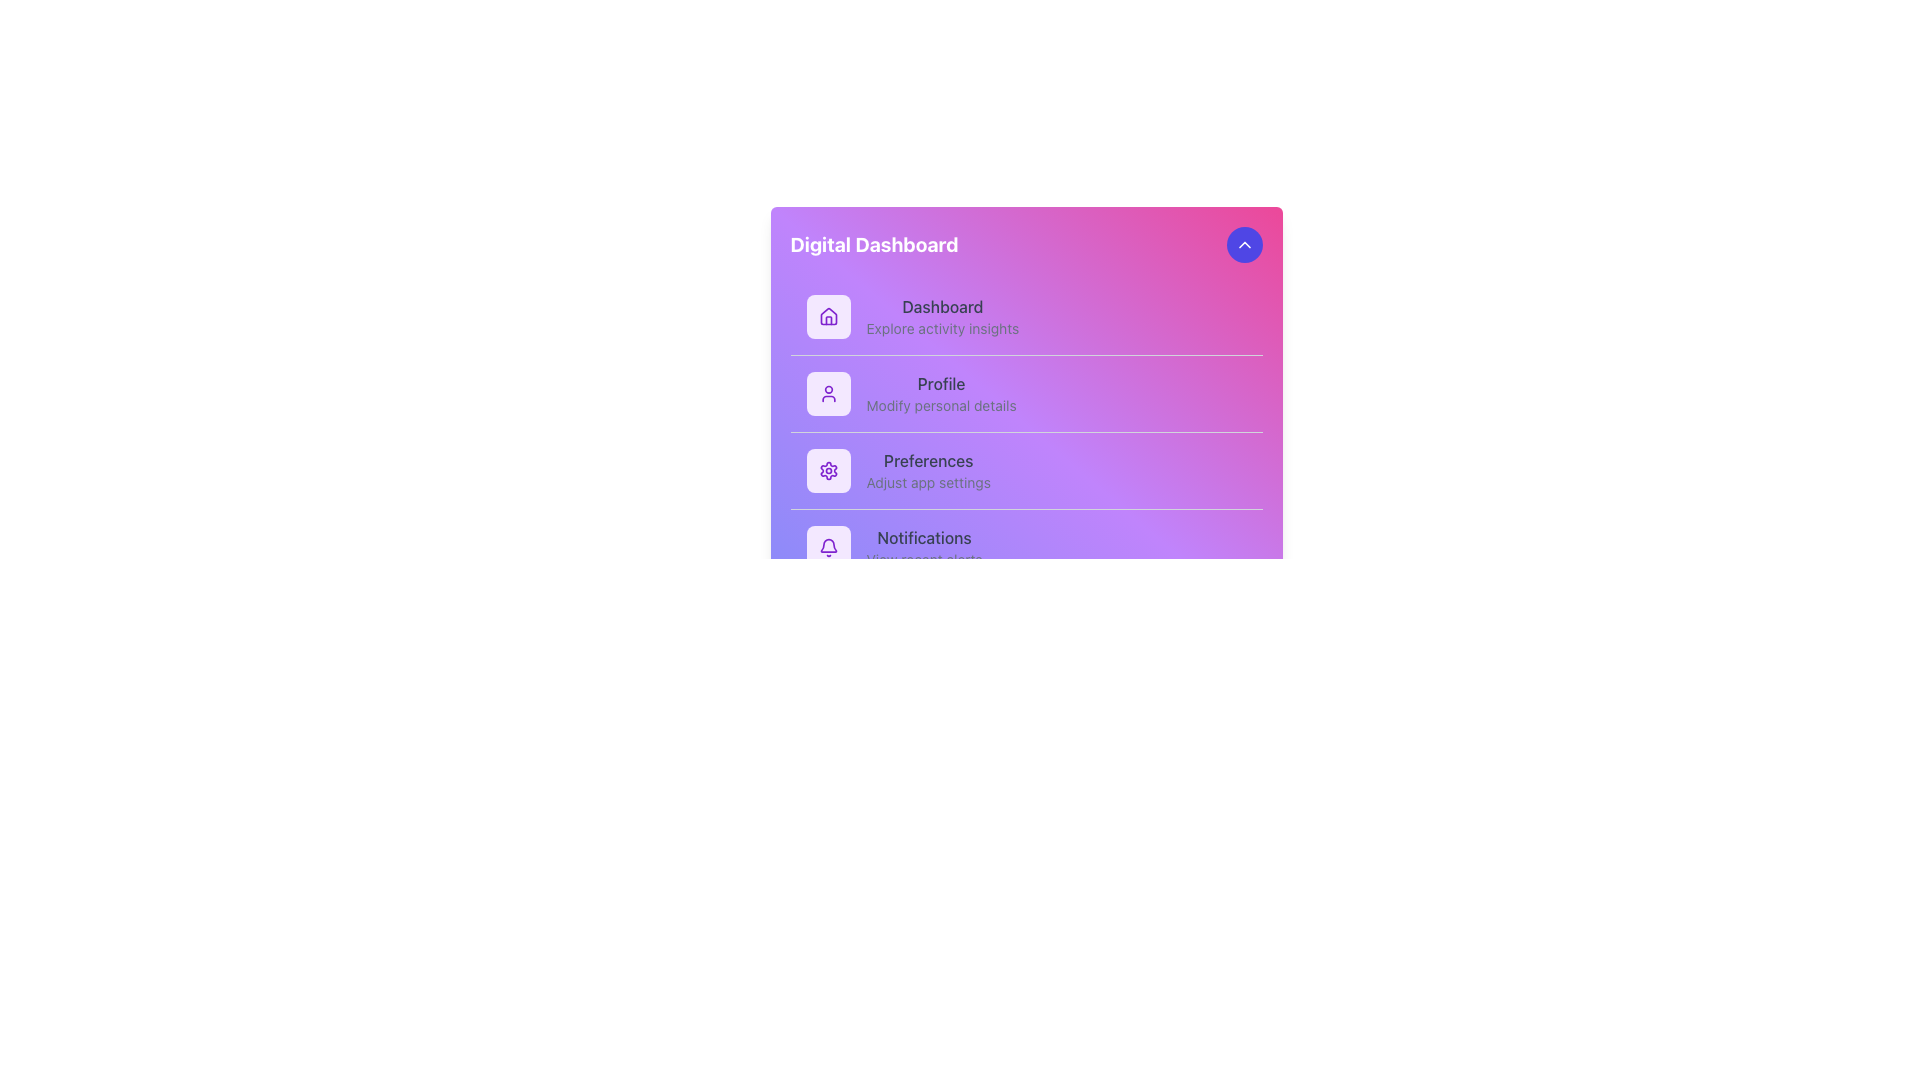  Describe the element at coordinates (828, 315) in the screenshot. I see `the 'Dashboard' icon located at the top of the vertical menu list` at that location.